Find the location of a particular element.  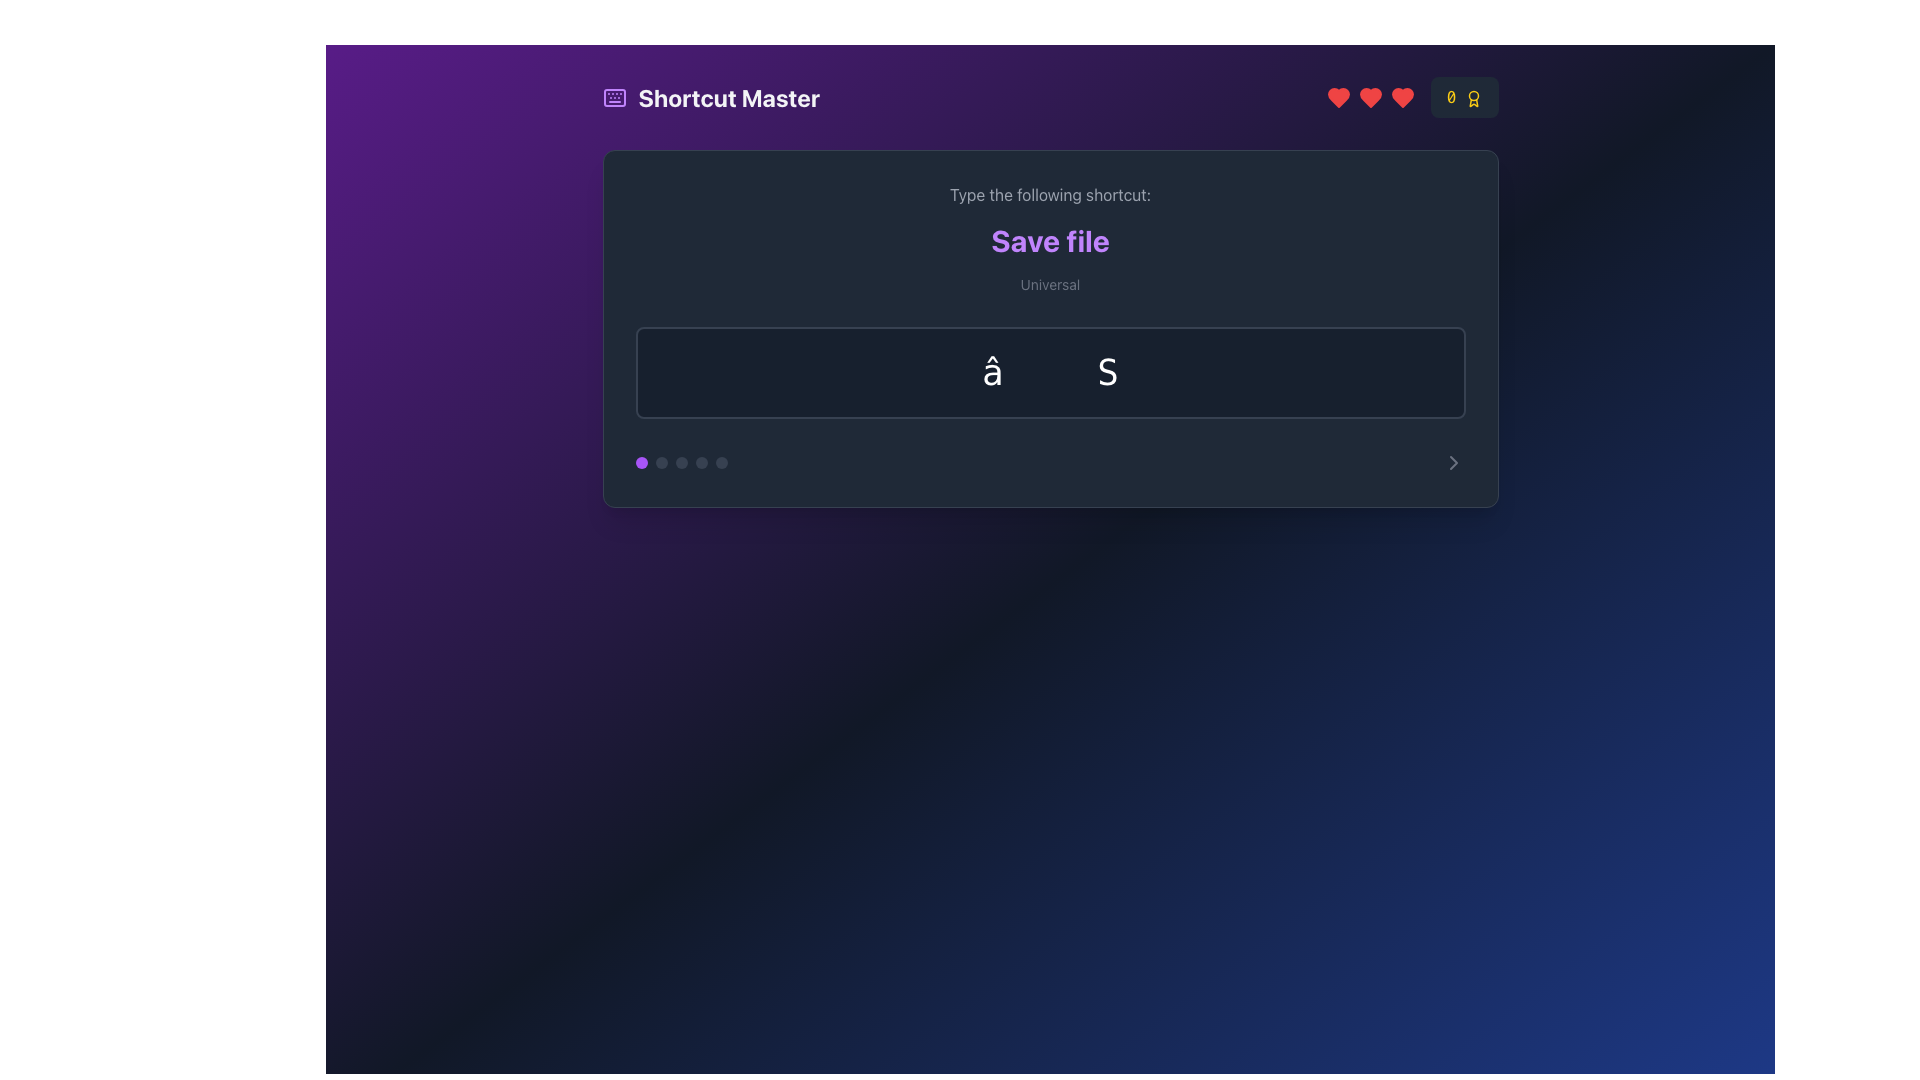

the bold, large-sized 'Save file' text label displayed in purple color, located between 'Type the following shortcut:' and 'Universal' is located at coordinates (1049, 239).